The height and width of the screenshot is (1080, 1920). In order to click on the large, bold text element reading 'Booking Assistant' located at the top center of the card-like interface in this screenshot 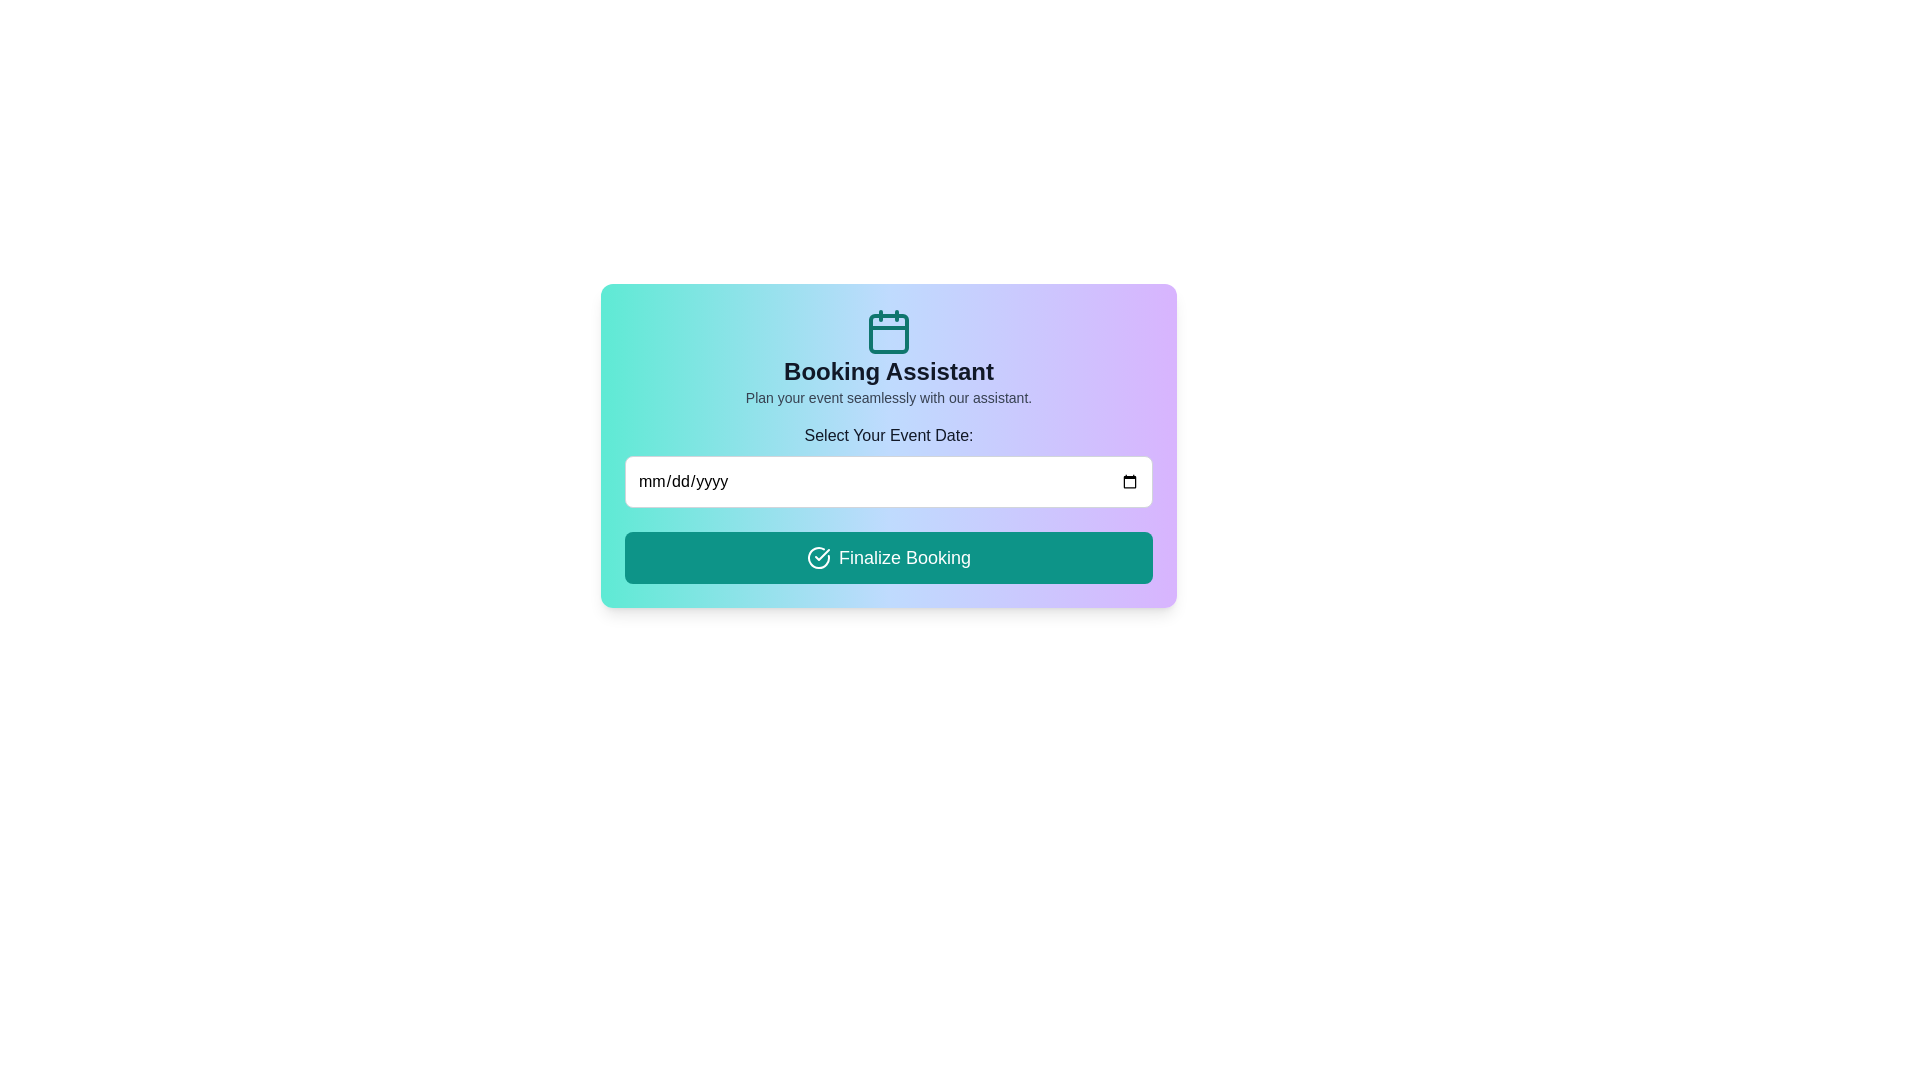, I will do `click(887, 371)`.